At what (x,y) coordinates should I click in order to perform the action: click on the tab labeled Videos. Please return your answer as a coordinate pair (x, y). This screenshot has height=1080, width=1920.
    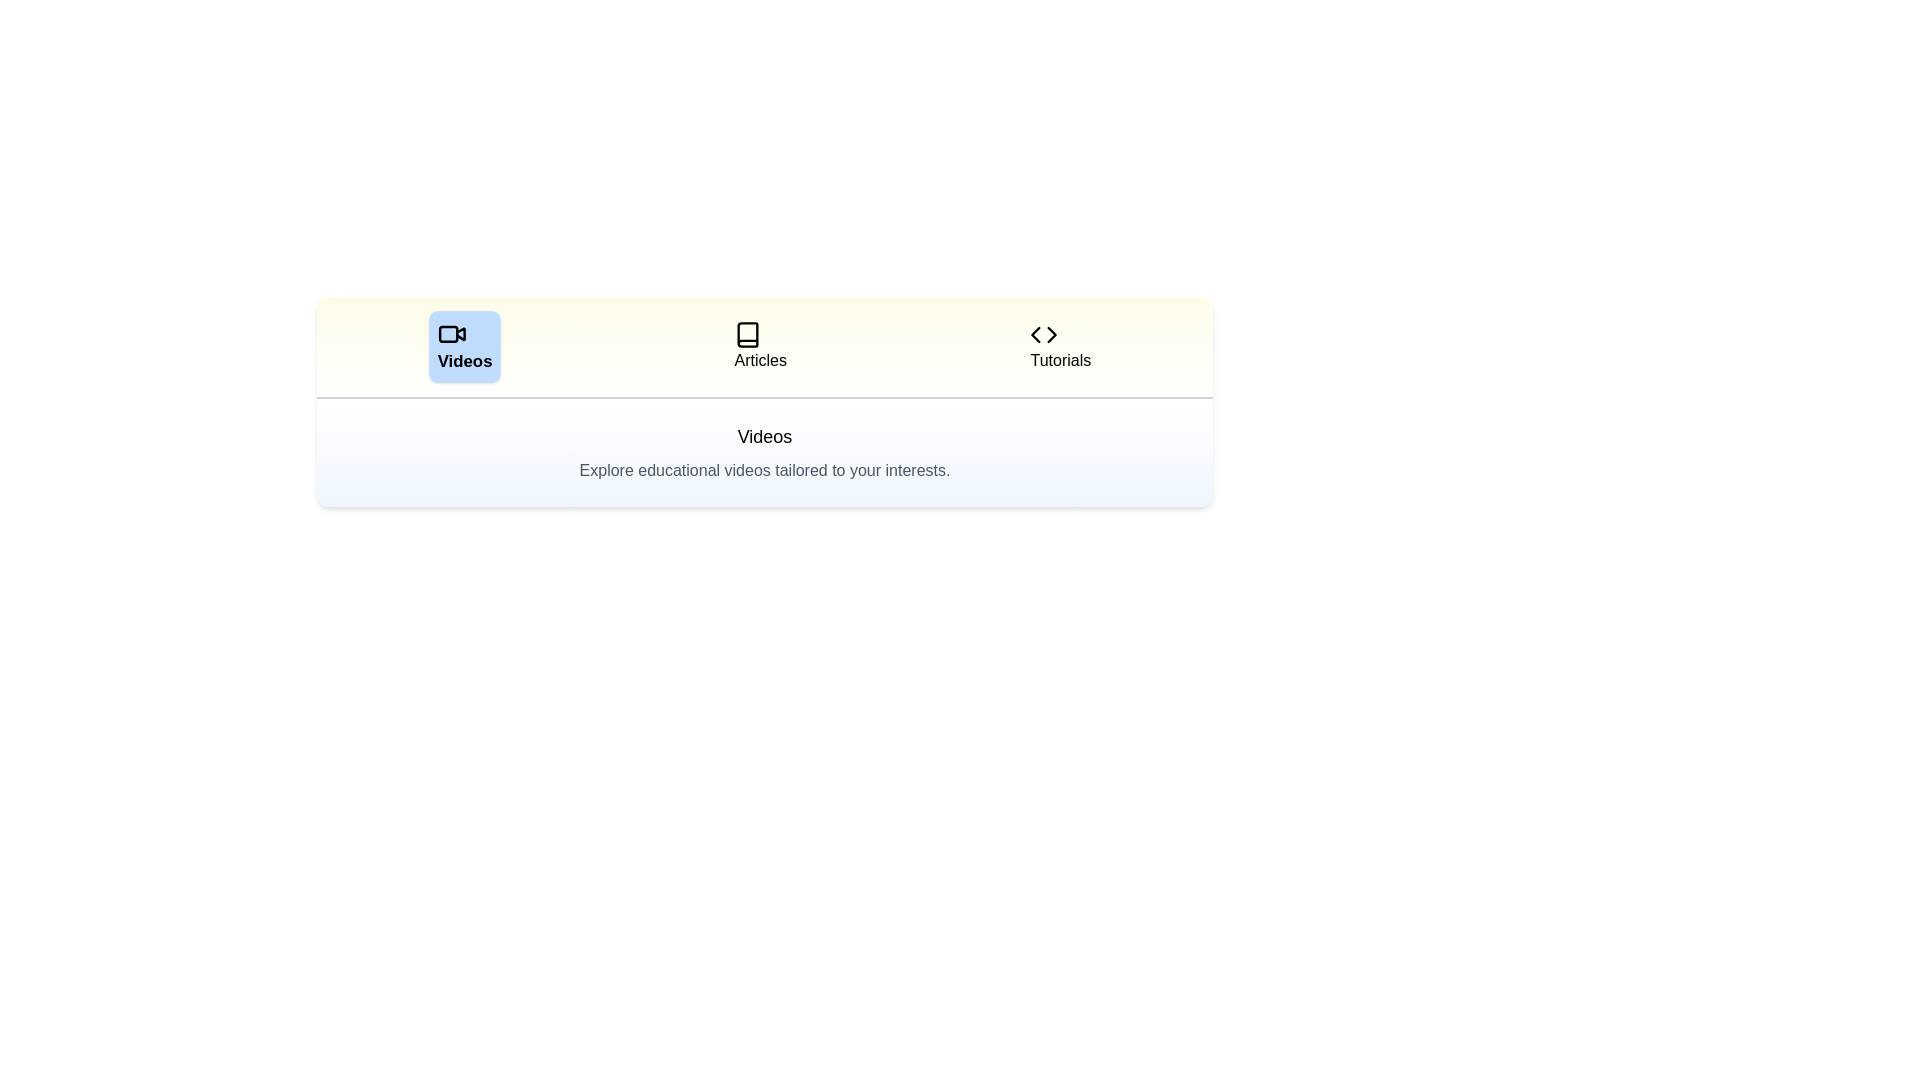
    Looking at the image, I should click on (463, 346).